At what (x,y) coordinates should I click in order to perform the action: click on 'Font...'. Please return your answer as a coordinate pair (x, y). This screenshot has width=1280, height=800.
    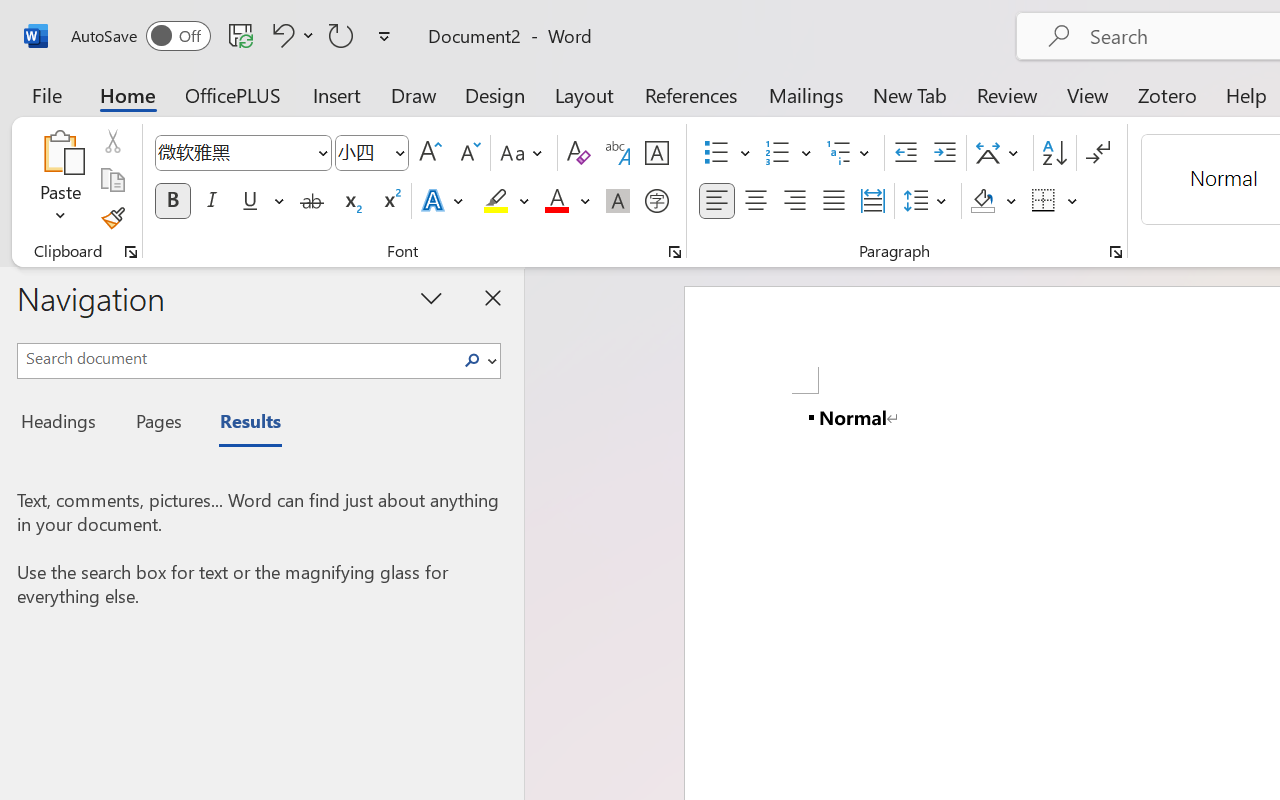
    Looking at the image, I should click on (675, 251).